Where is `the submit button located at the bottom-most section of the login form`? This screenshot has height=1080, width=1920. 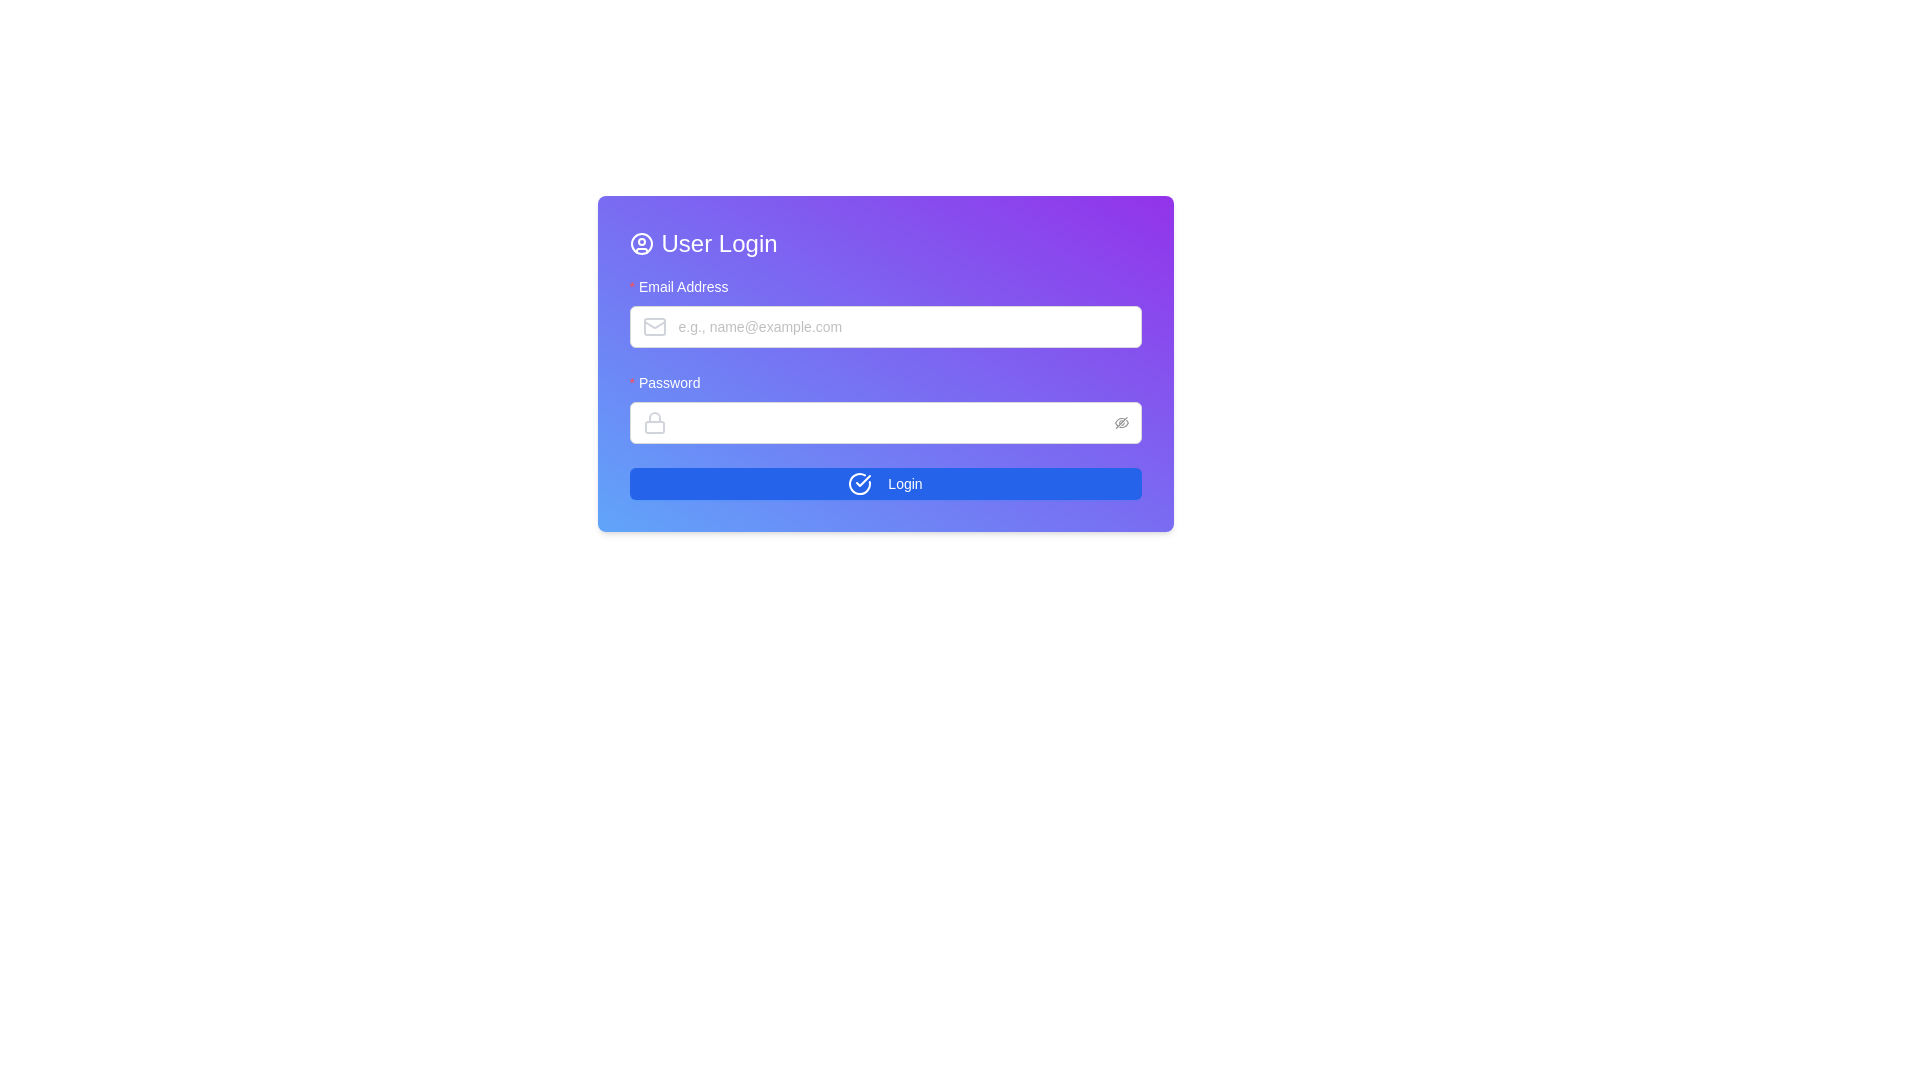 the submit button located at the bottom-most section of the login form is located at coordinates (884, 483).